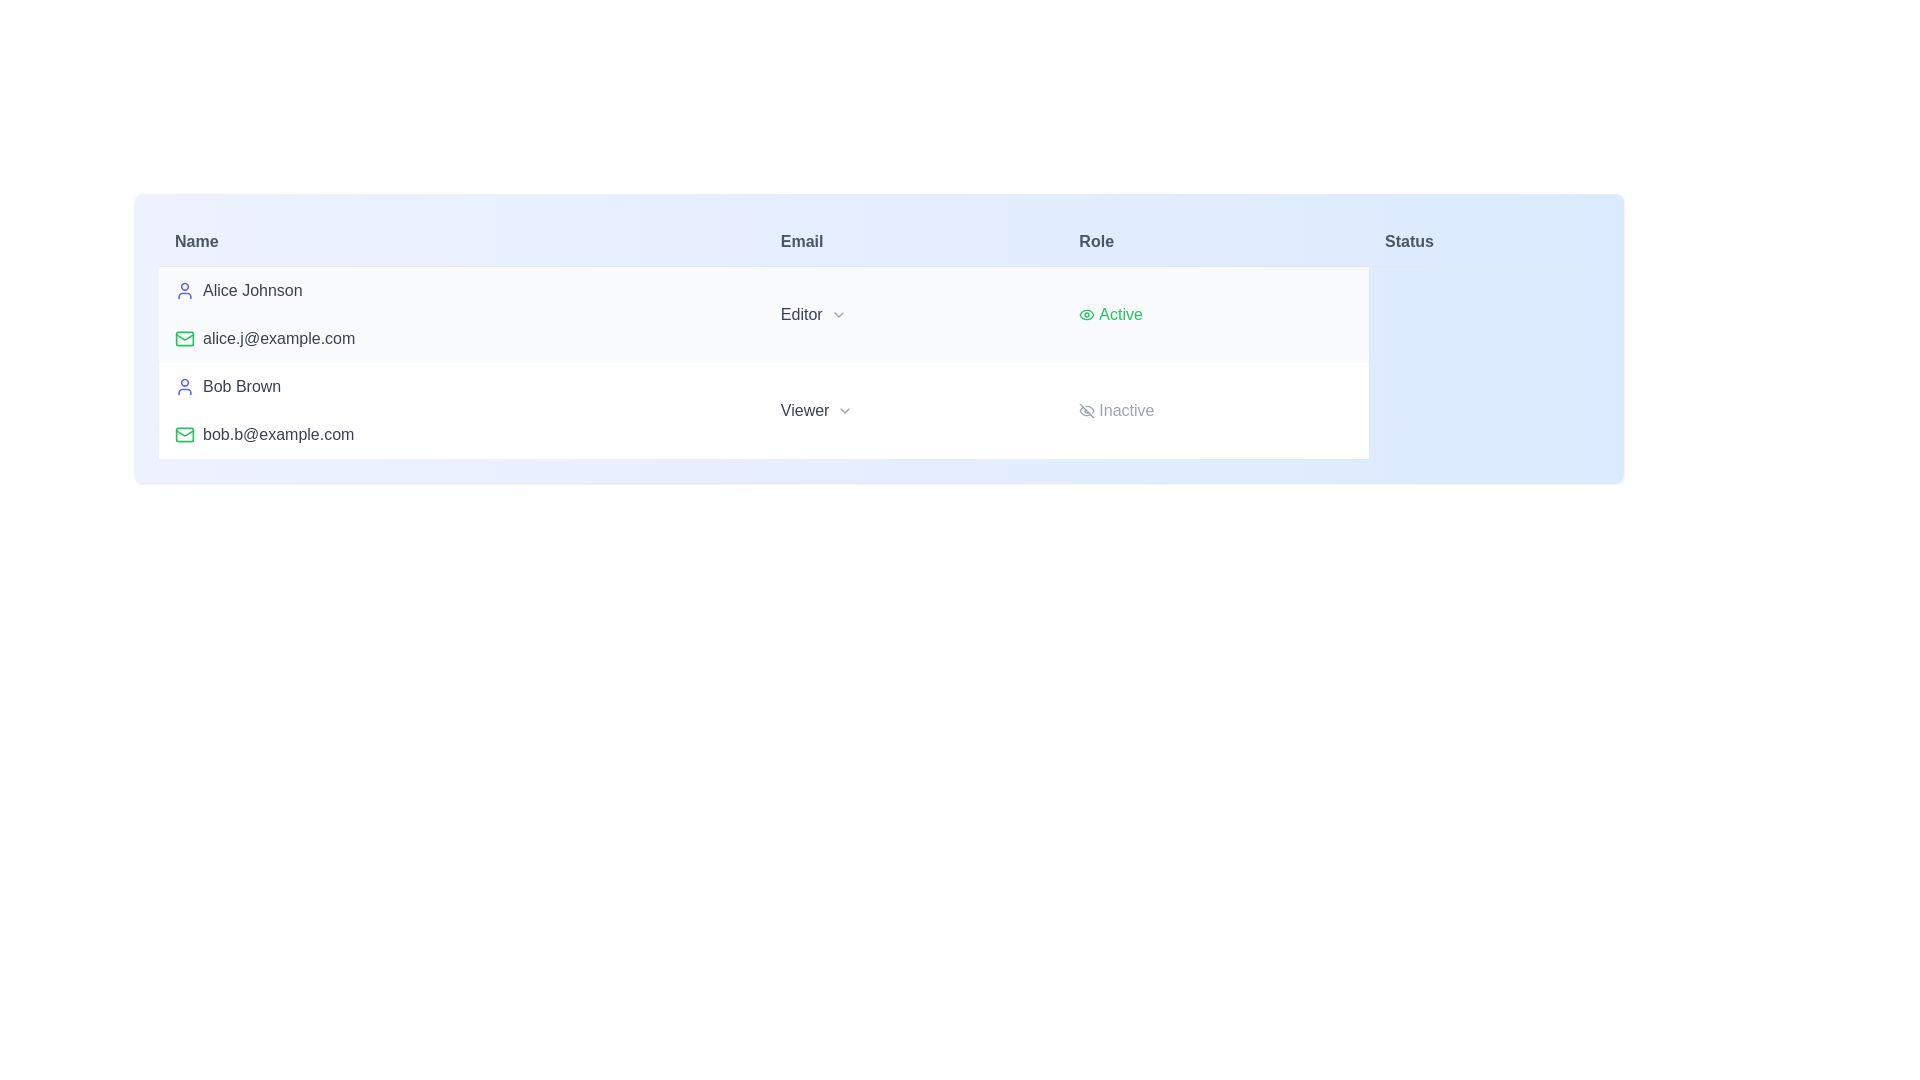  What do you see at coordinates (185, 338) in the screenshot?
I see `the green-colored mail icon representing 'Email' located to the left of the email address 'alice.j@example.com' in the email list` at bounding box center [185, 338].